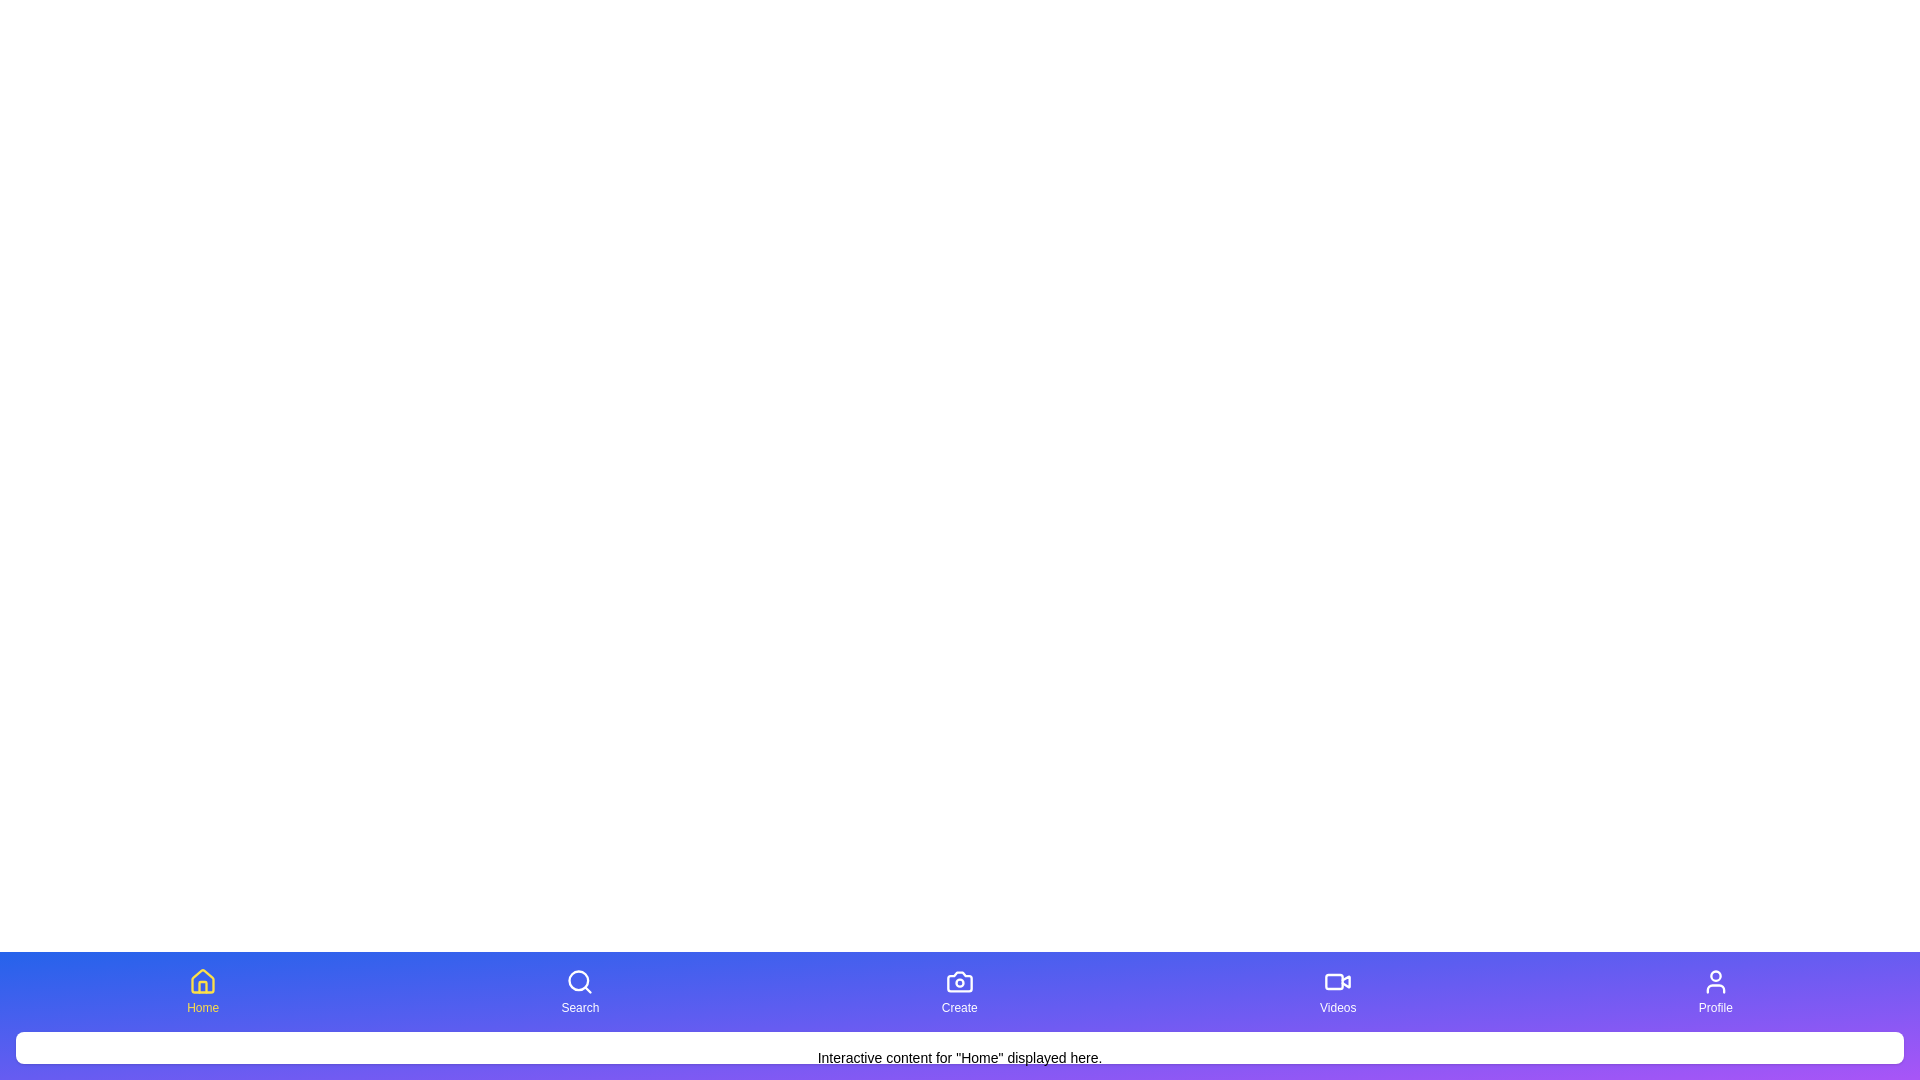  Describe the element at coordinates (1715, 991) in the screenshot. I see `the Profile tab to switch to it` at that location.